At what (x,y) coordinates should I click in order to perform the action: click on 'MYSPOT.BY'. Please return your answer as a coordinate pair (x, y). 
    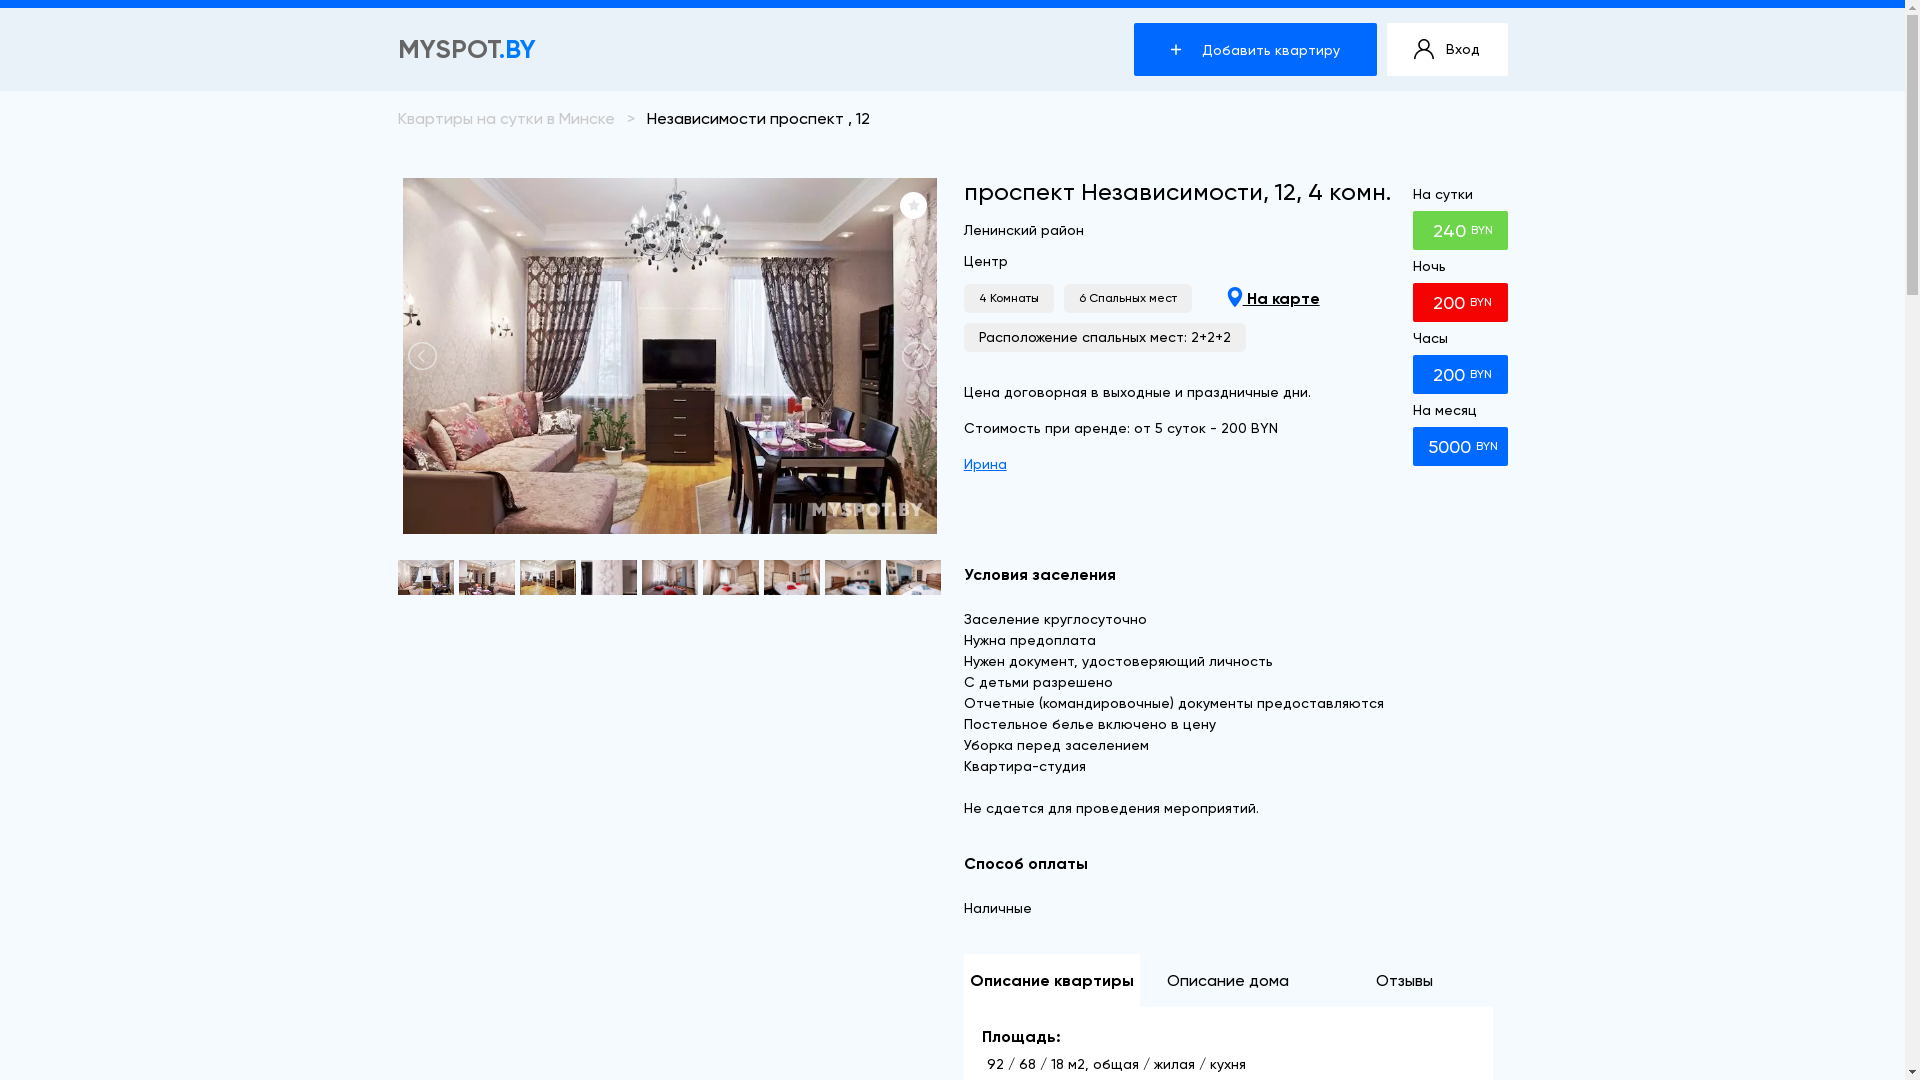
    Looking at the image, I should click on (398, 48).